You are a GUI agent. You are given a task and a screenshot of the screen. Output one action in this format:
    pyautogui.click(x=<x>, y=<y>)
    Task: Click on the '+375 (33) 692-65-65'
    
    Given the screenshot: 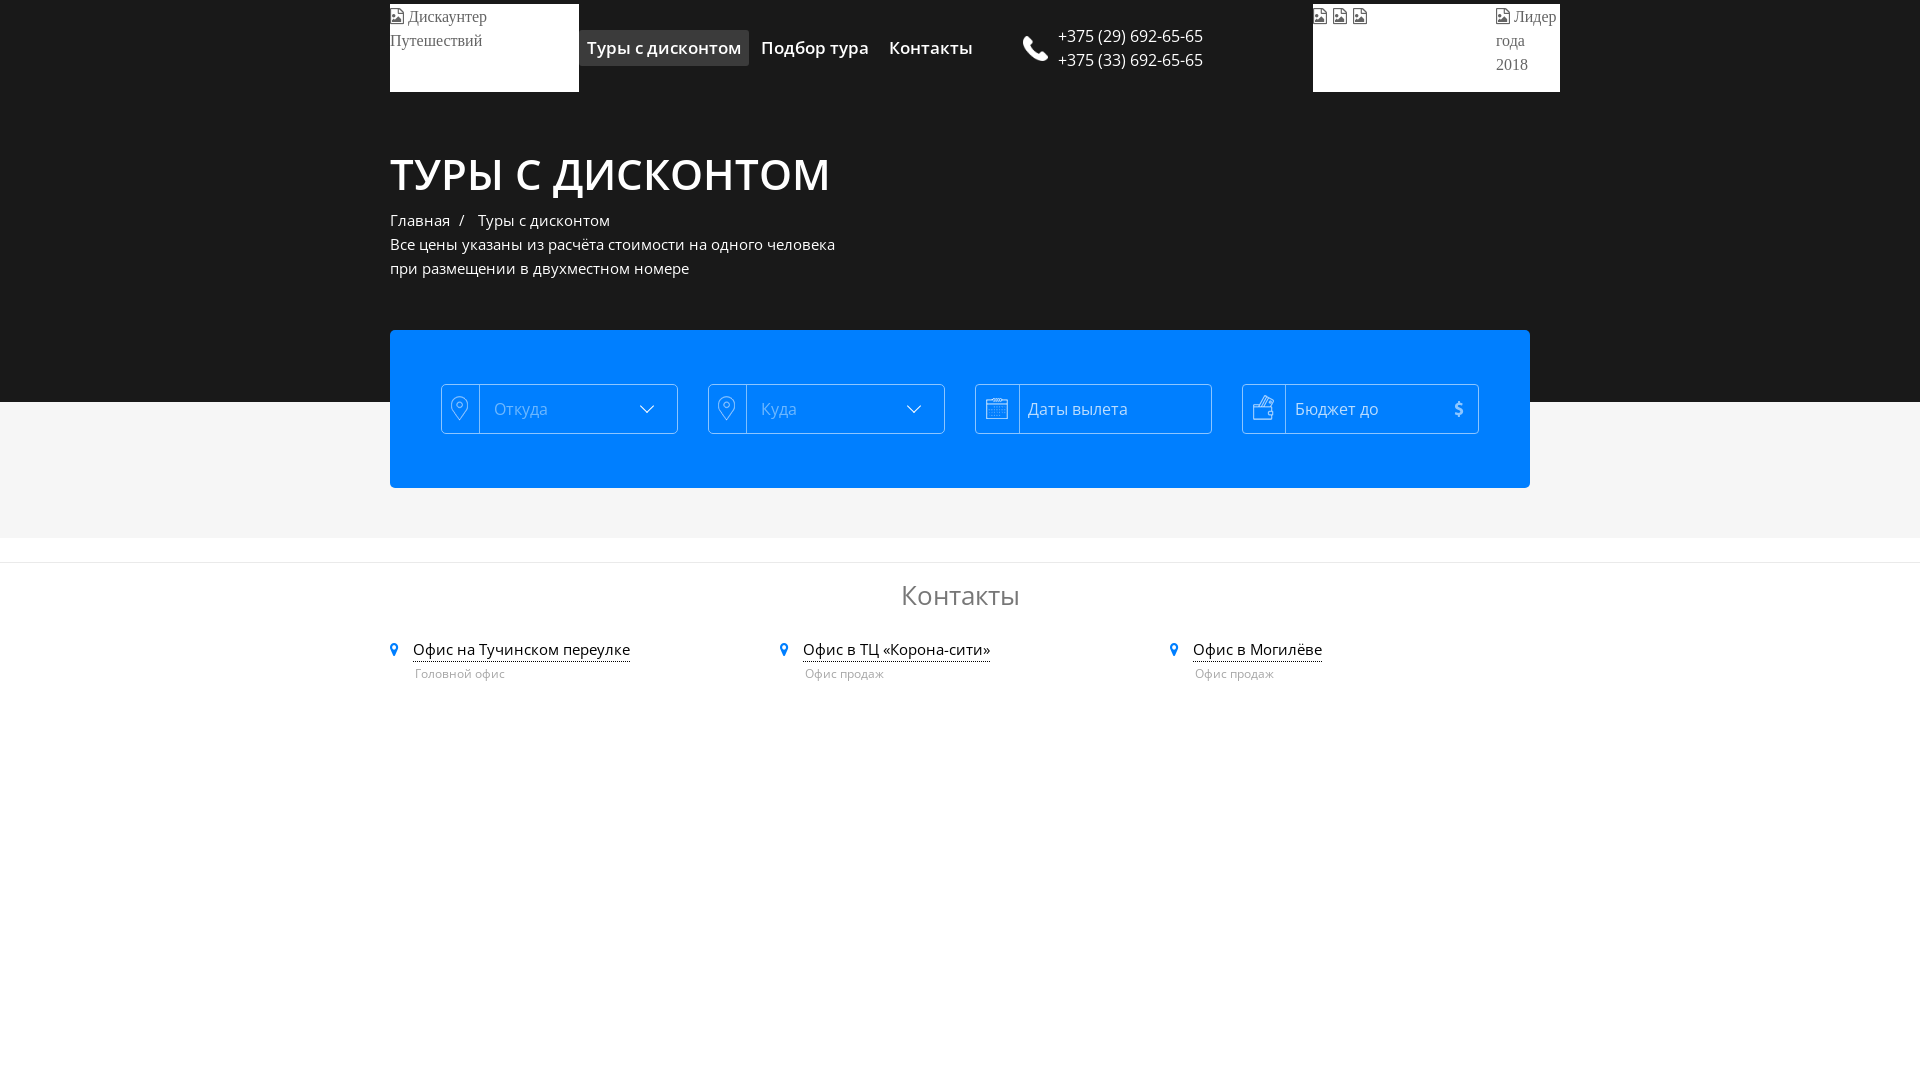 What is the action you would take?
    pyautogui.click(x=1177, y=59)
    